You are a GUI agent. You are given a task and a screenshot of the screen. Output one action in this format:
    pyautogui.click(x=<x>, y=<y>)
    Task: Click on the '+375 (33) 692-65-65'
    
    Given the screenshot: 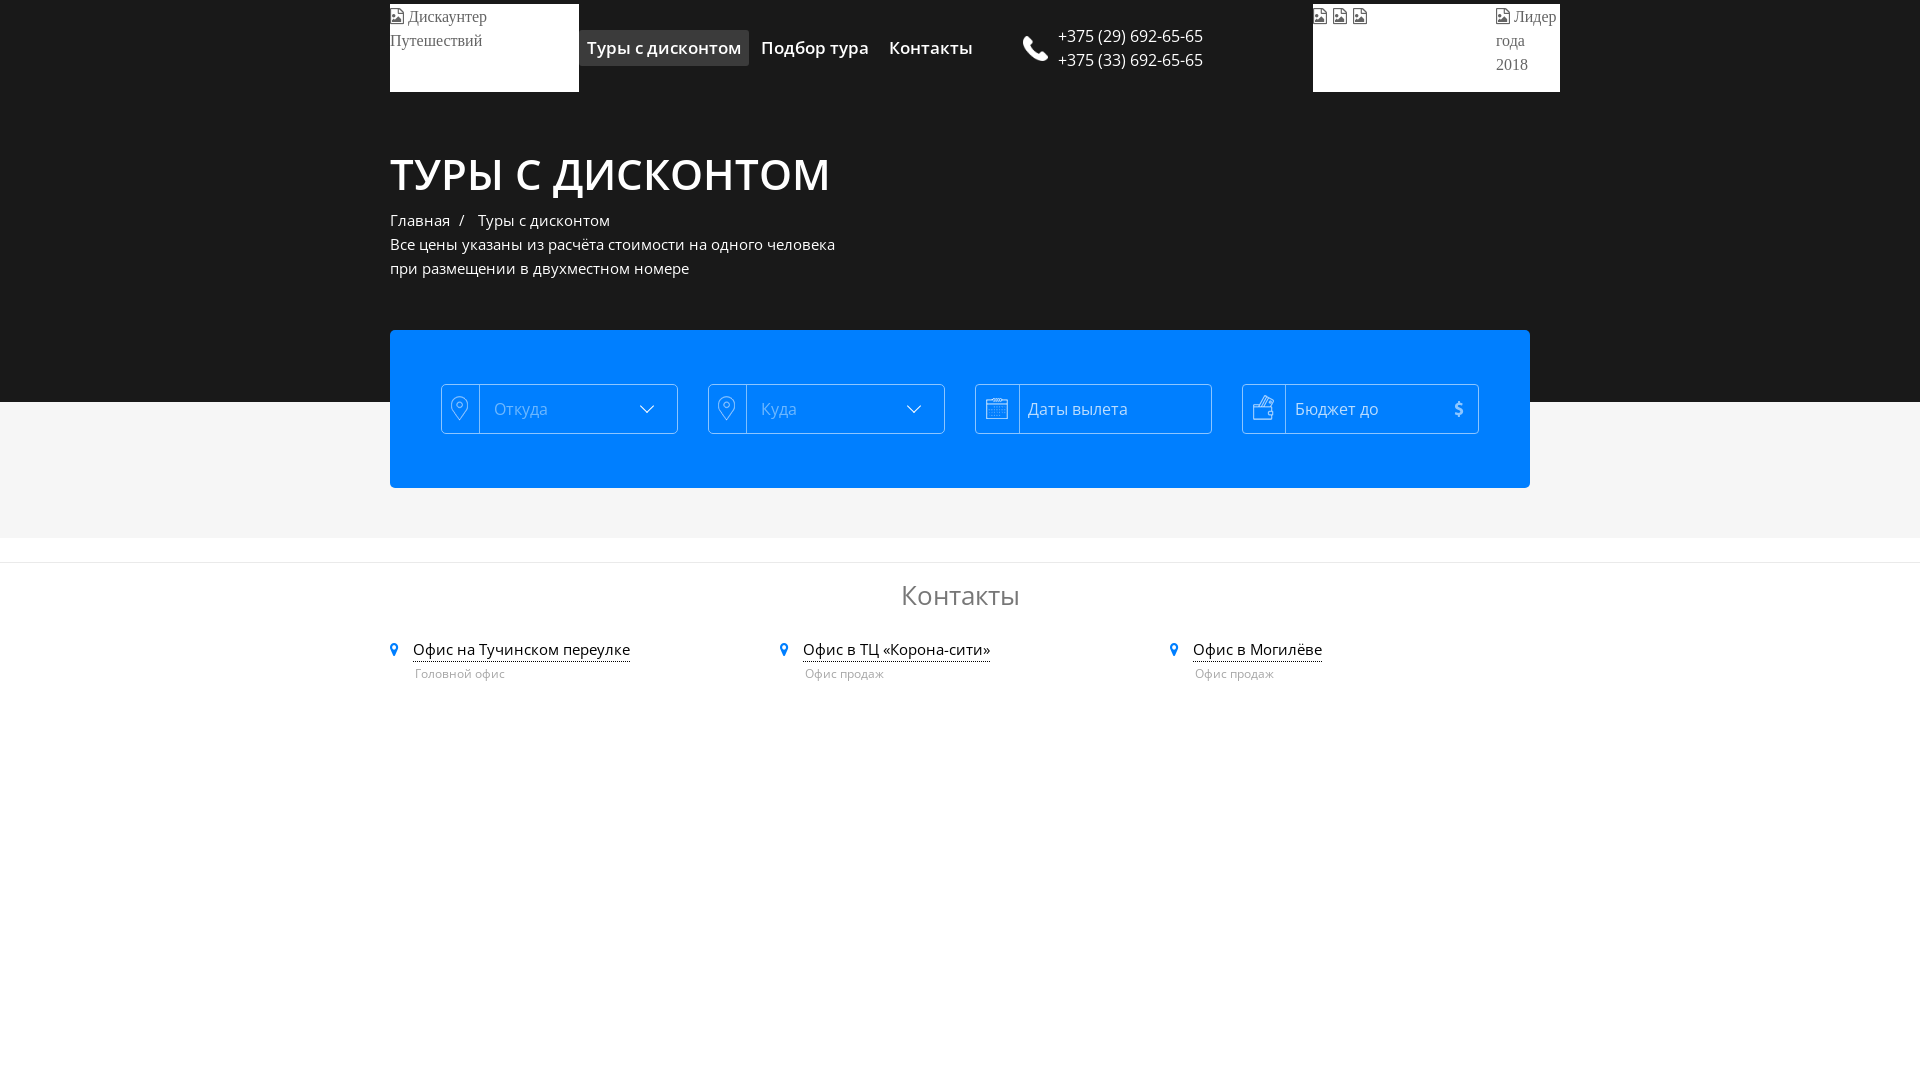 What is the action you would take?
    pyautogui.click(x=1177, y=59)
    